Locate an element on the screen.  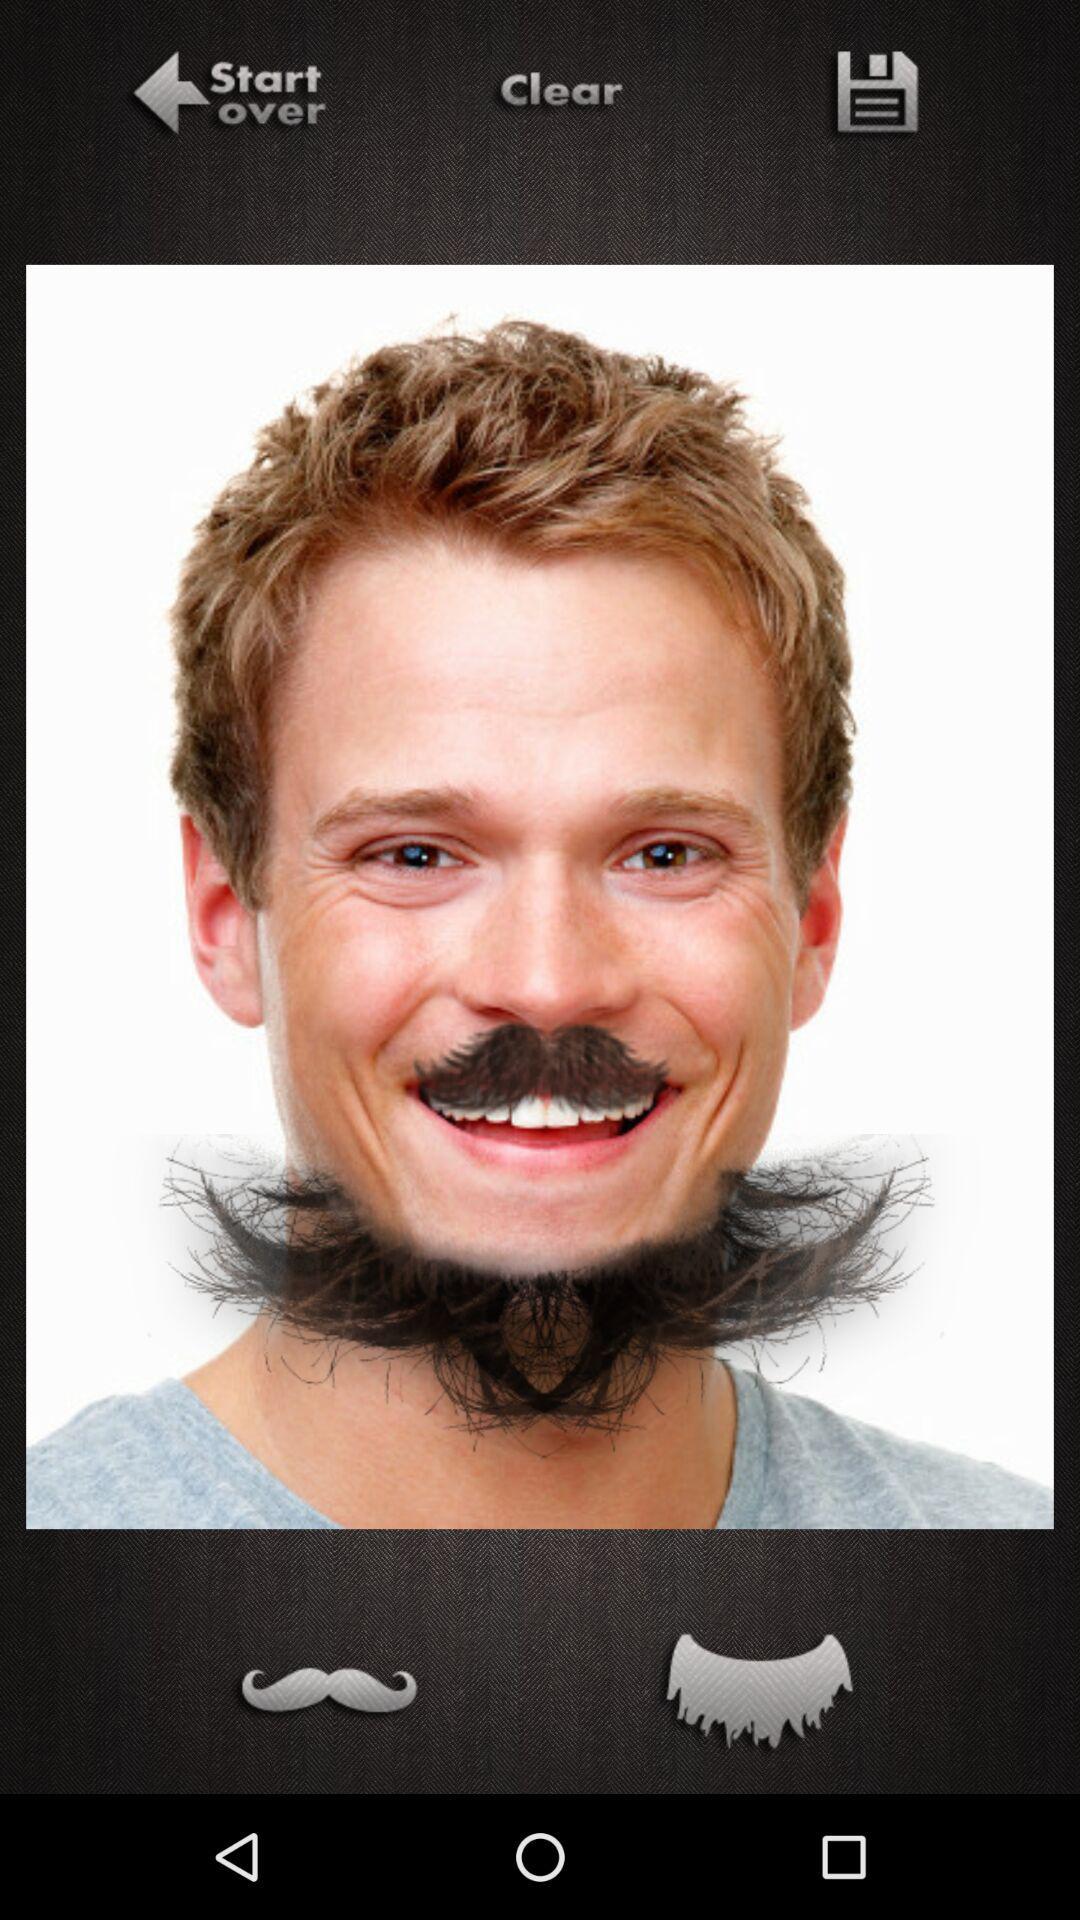
beard is located at coordinates (754, 1695).